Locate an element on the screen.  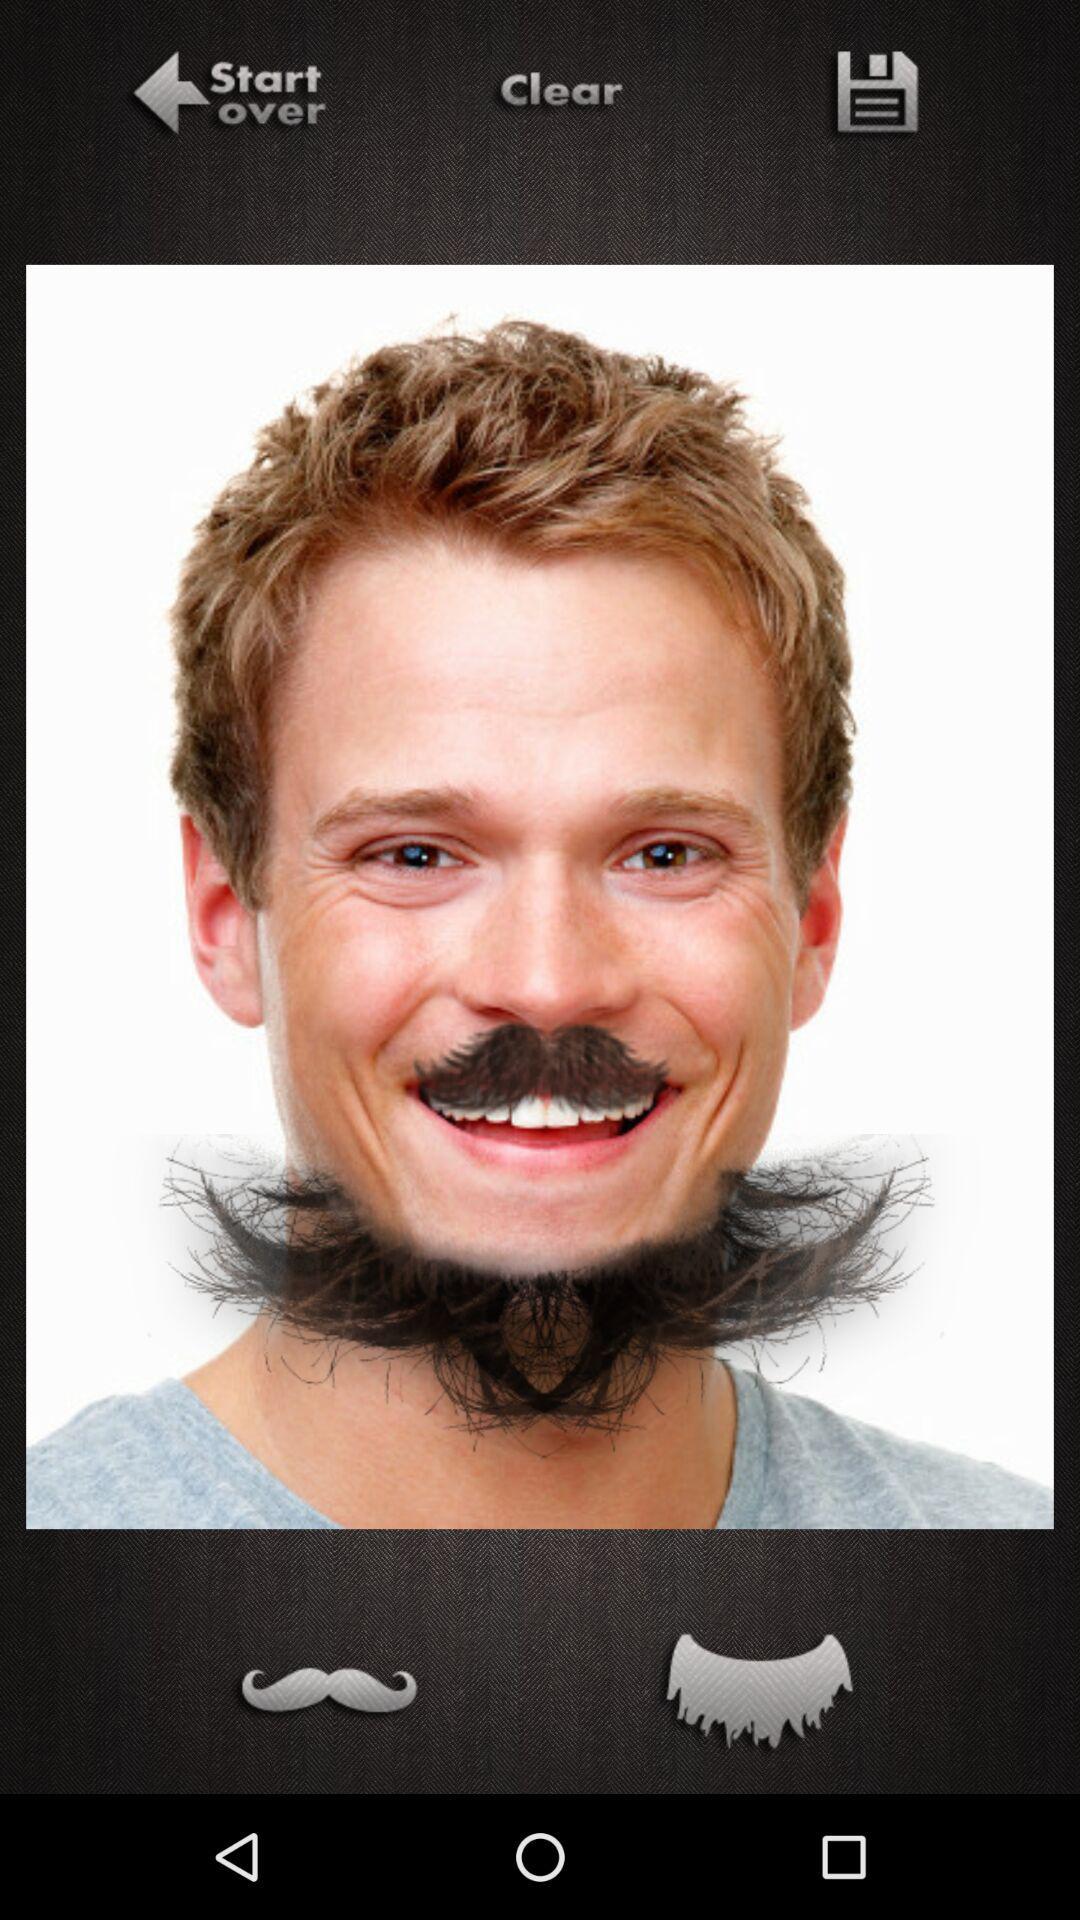
beard is located at coordinates (754, 1695).